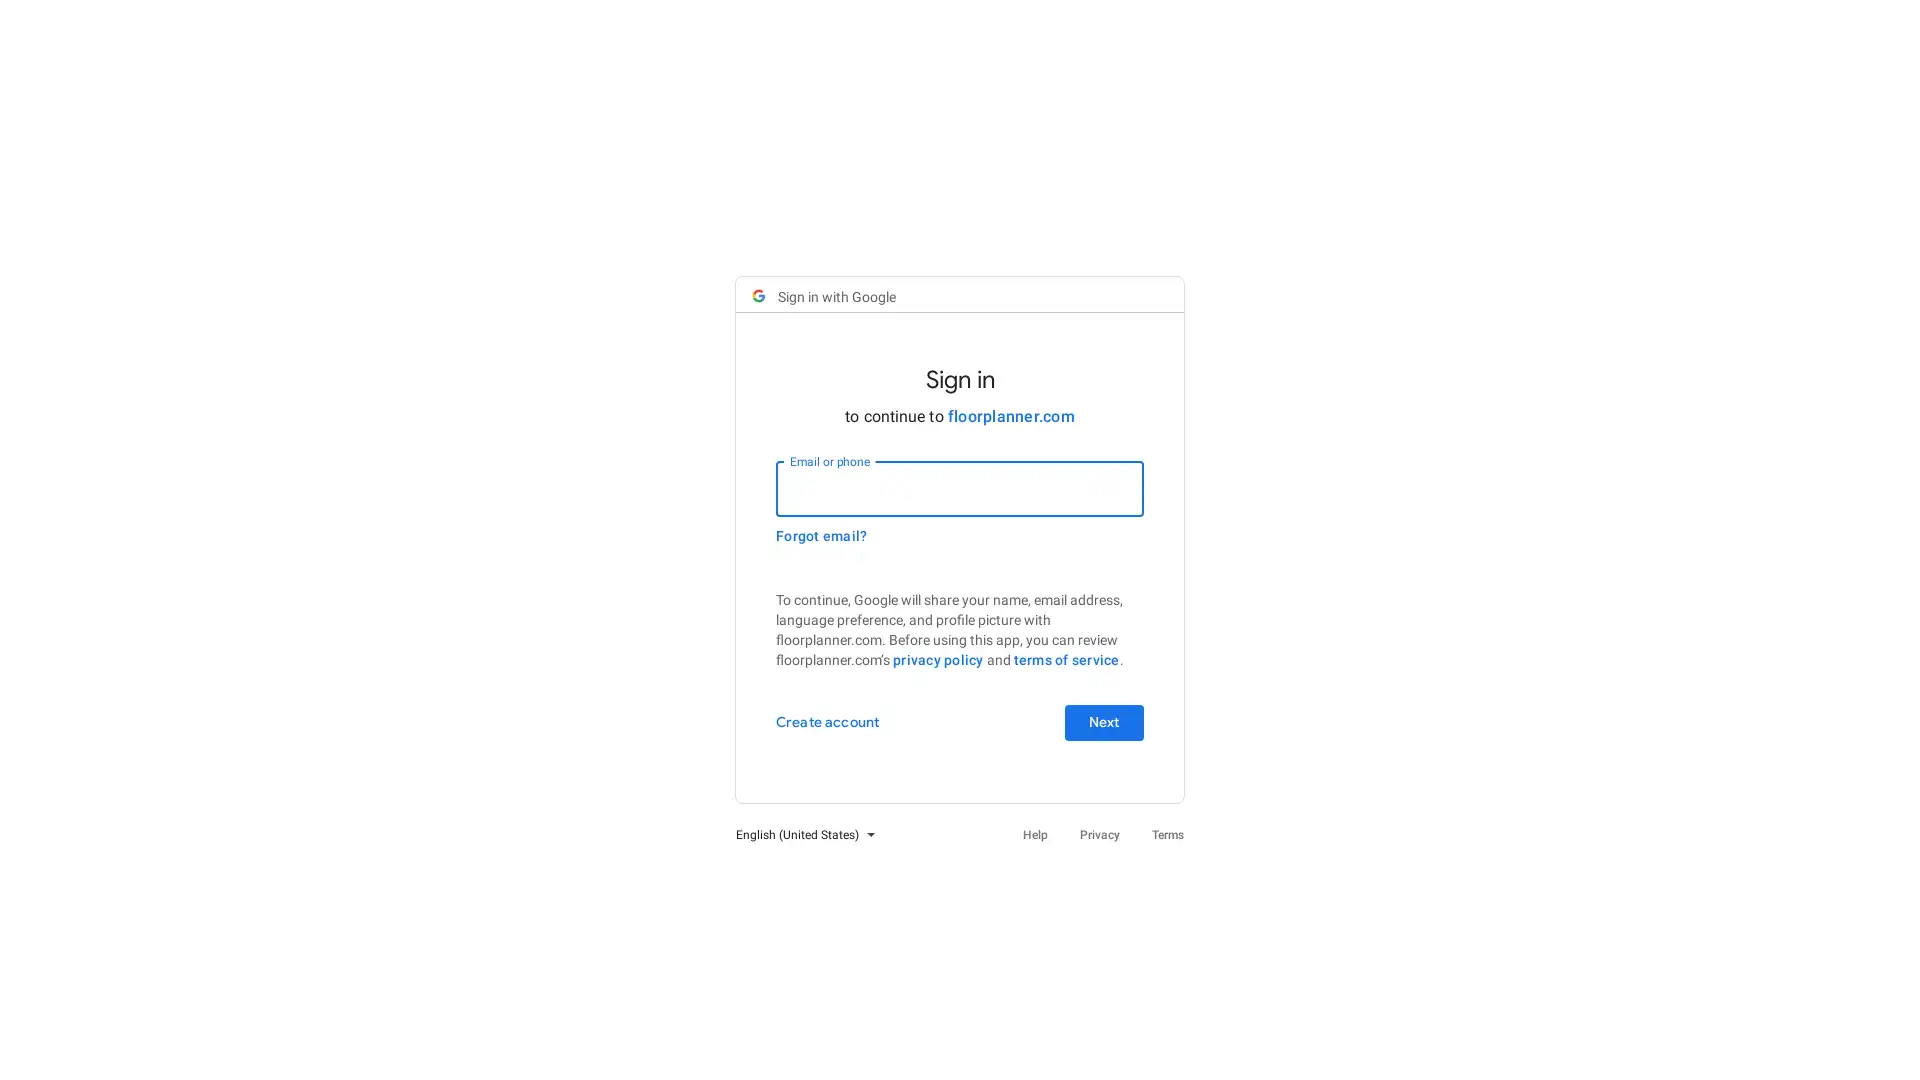  I want to click on Next, so click(1103, 722).